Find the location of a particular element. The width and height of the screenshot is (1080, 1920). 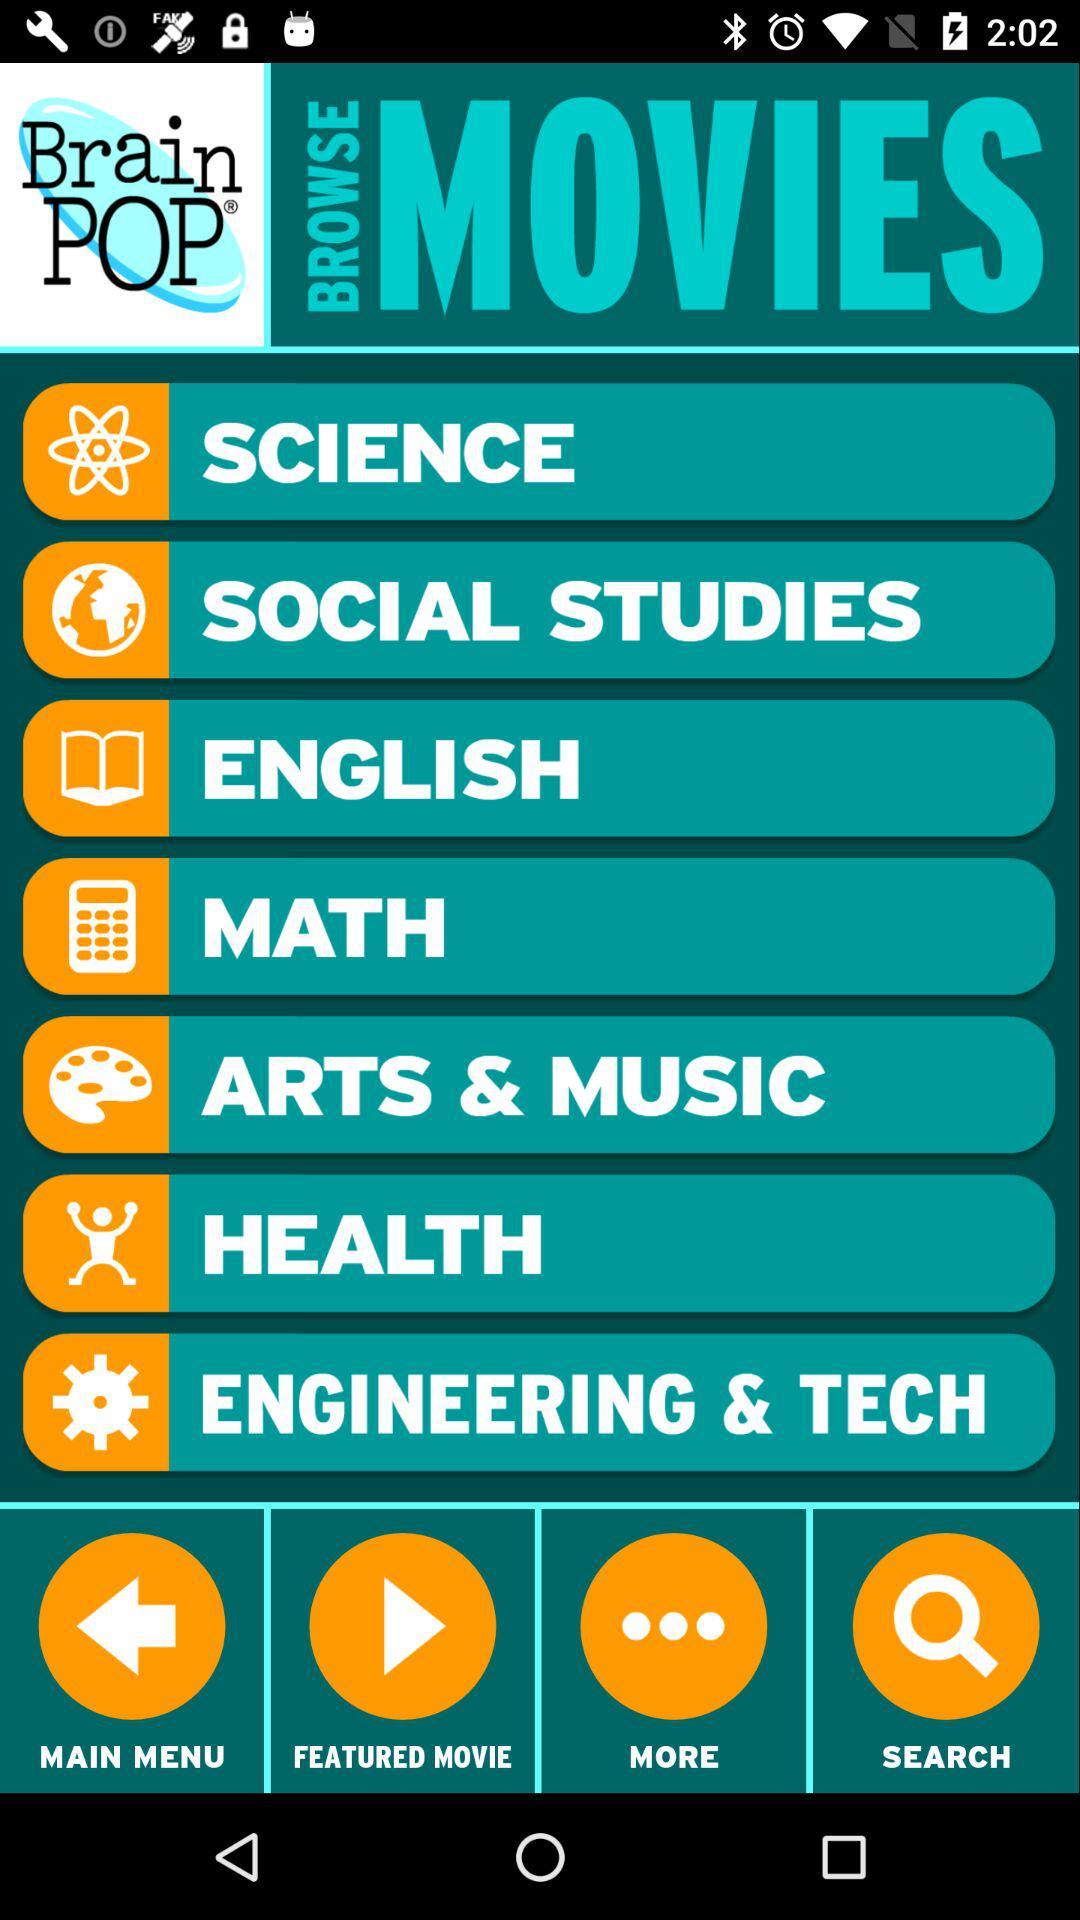

english is located at coordinates (538, 770).